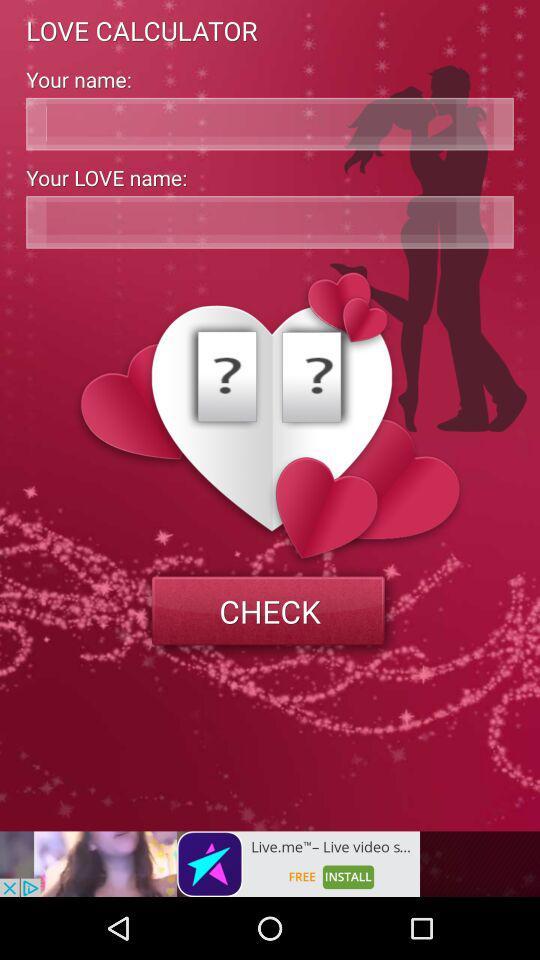 The height and width of the screenshot is (960, 540). What do you see at coordinates (270, 123) in the screenshot?
I see `name` at bounding box center [270, 123].